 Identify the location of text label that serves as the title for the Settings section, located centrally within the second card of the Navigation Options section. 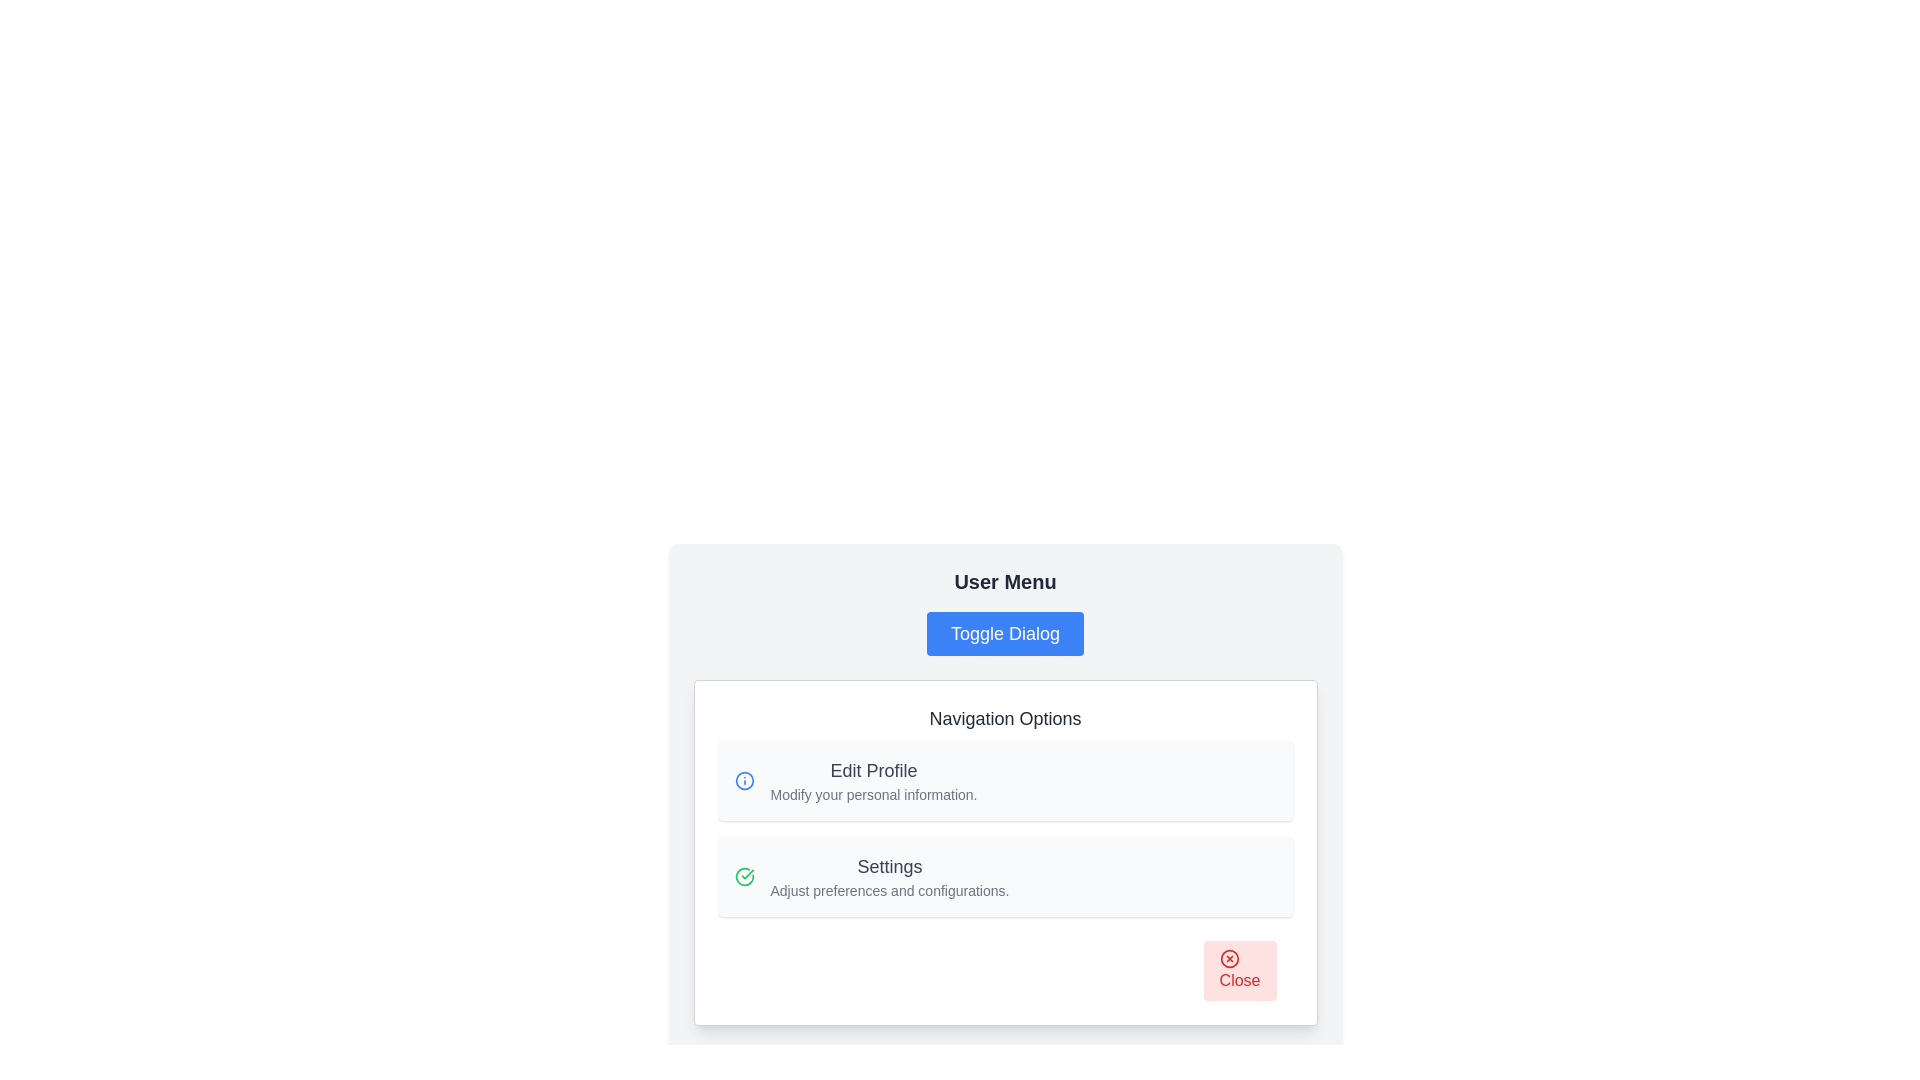
(888, 866).